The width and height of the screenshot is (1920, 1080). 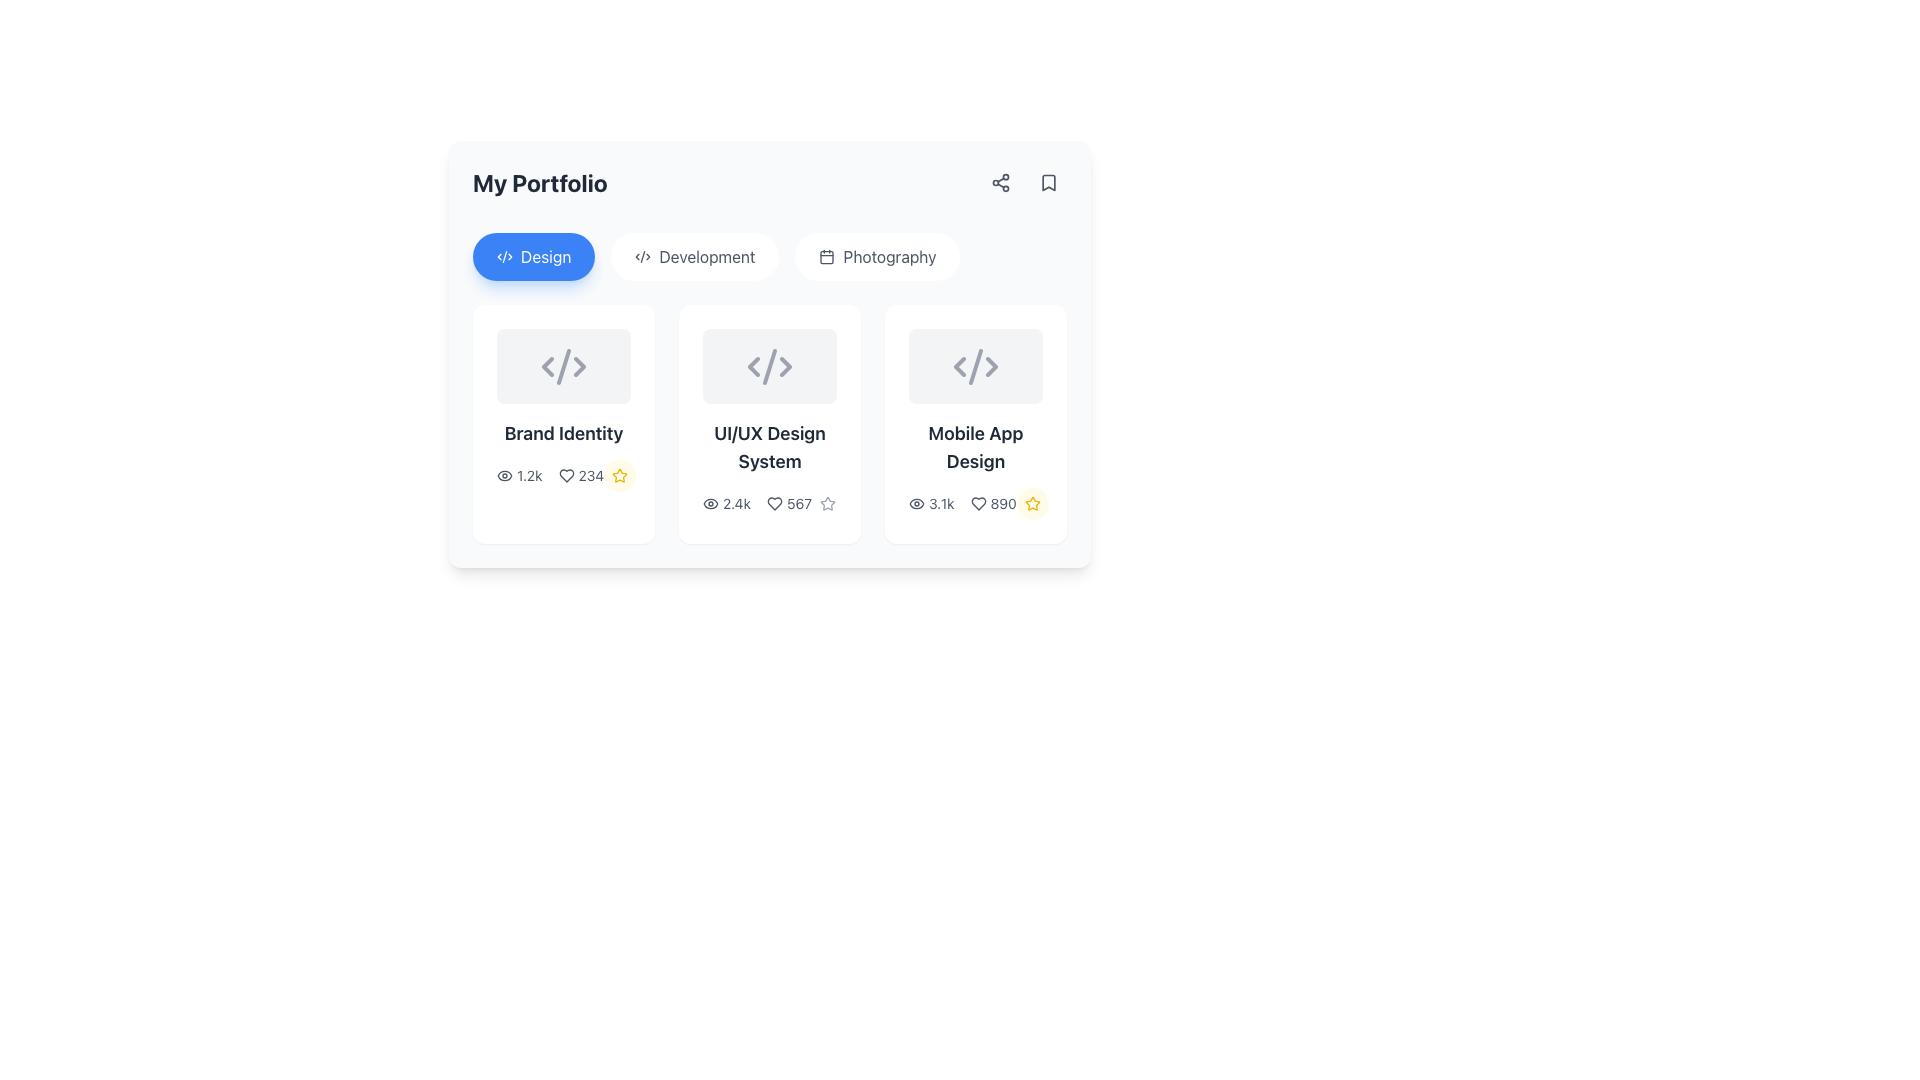 What do you see at coordinates (978, 503) in the screenshot?
I see `the liking icon located in the bottom section of the third portfolio card from the left, near the textual indicator '890' and aligned with the star icon` at bounding box center [978, 503].